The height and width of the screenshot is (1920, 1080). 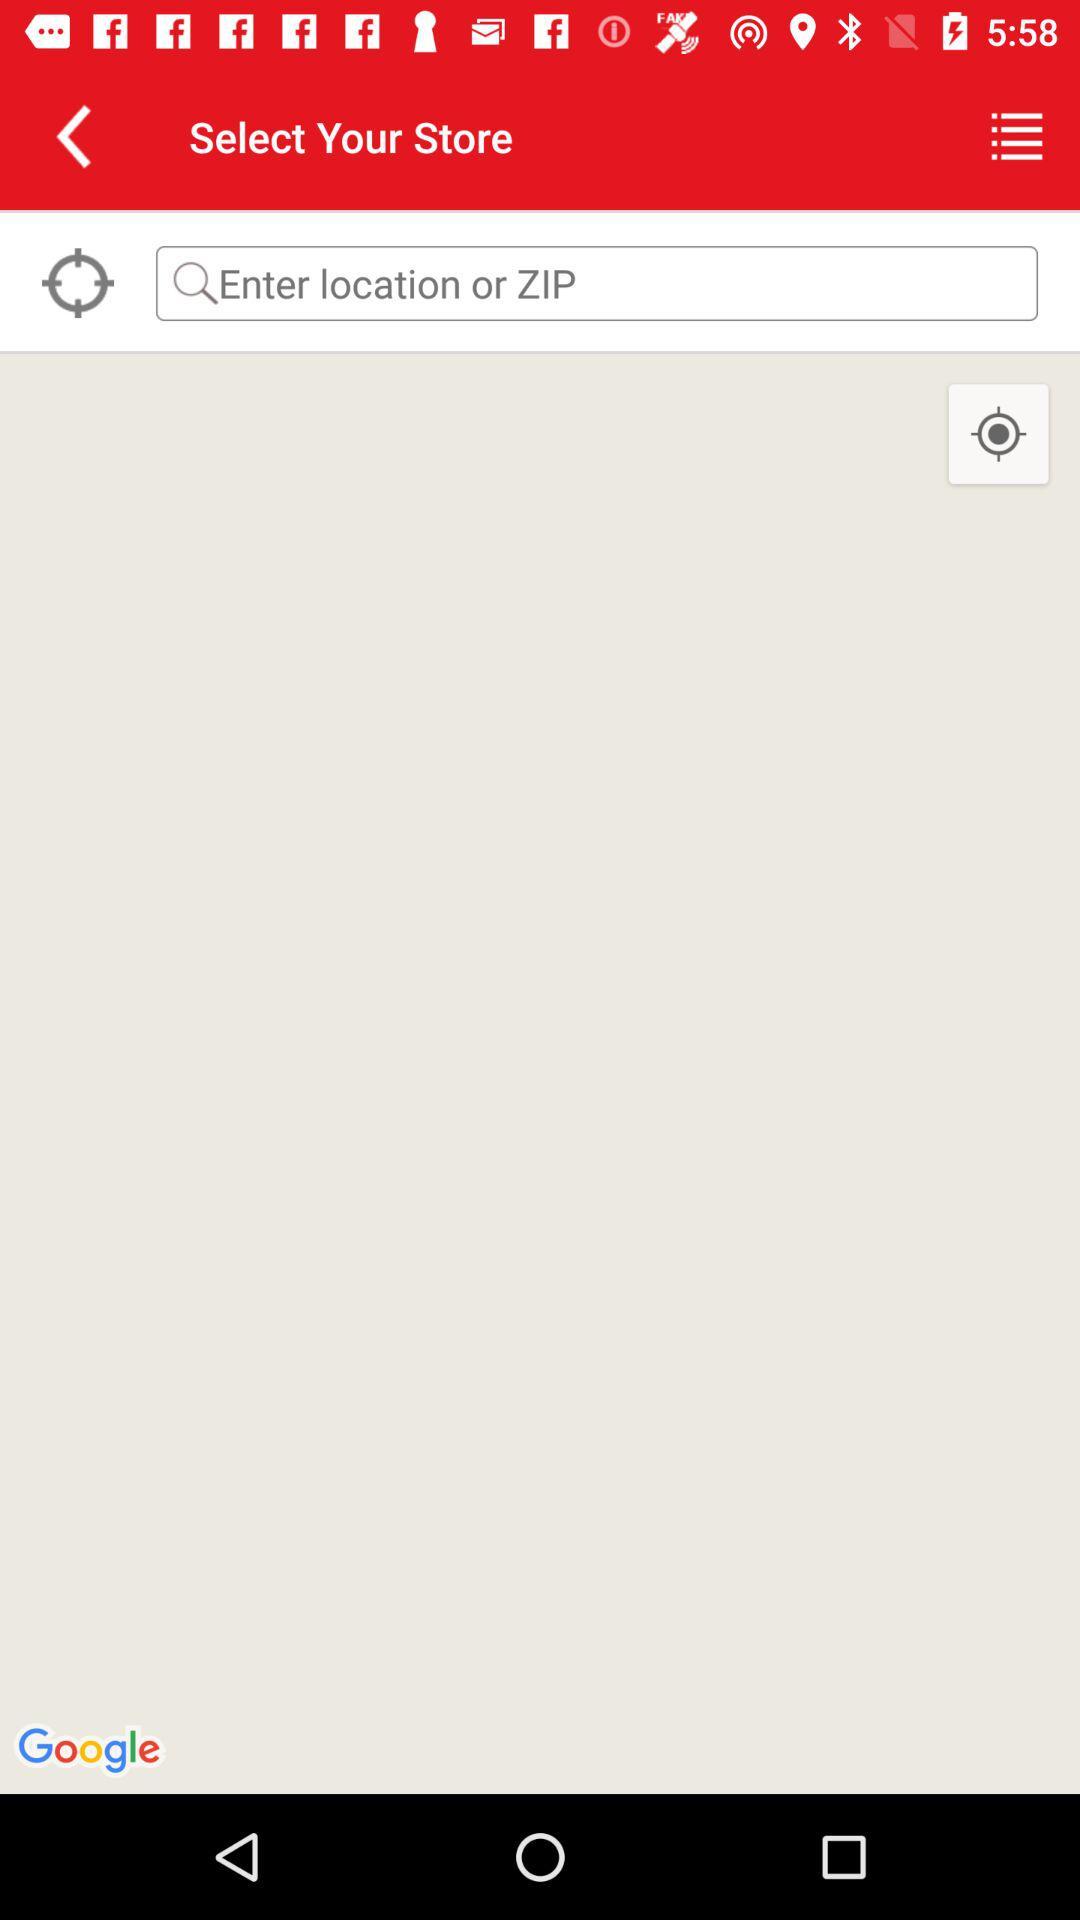 What do you see at coordinates (998, 434) in the screenshot?
I see `the location_crosshair icon` at bounding box center [998, 434].